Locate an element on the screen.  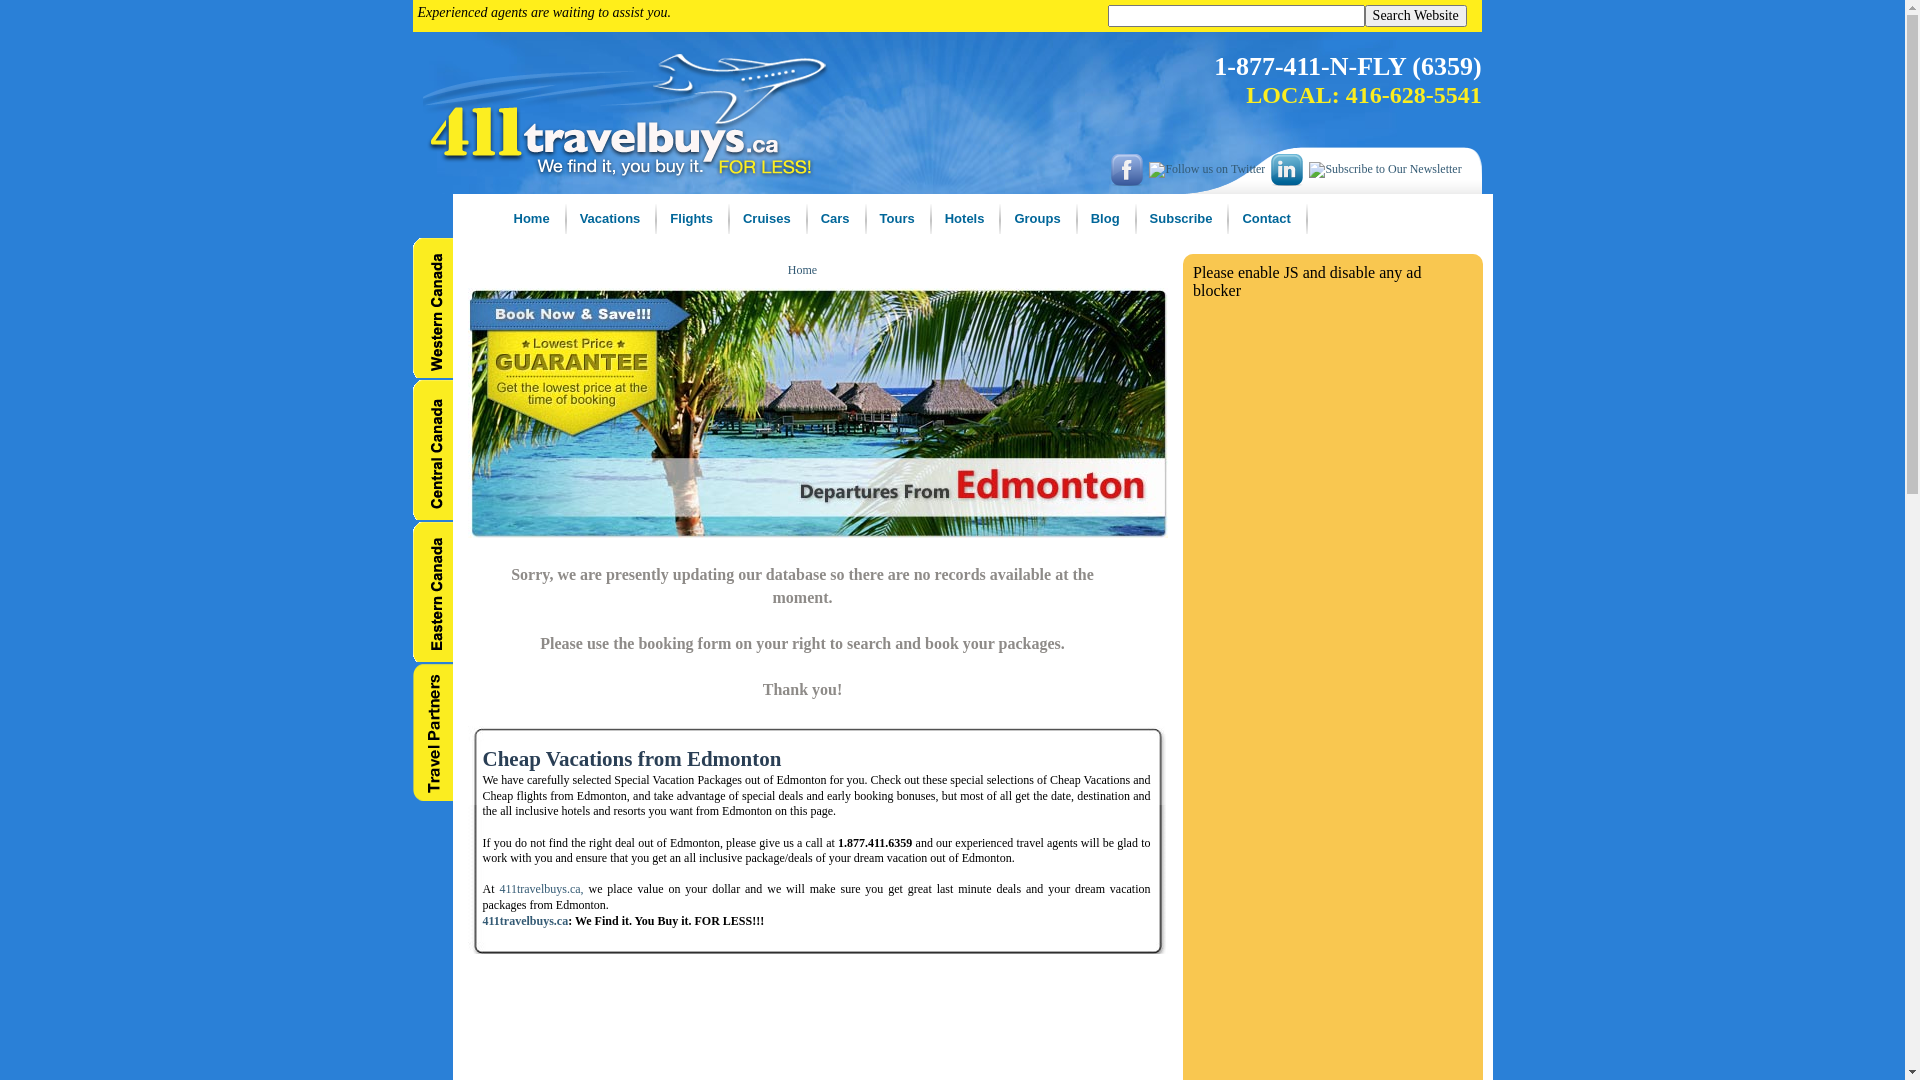
'Subscribe to Our Newsletter' is located at coordinates (1384, 168).